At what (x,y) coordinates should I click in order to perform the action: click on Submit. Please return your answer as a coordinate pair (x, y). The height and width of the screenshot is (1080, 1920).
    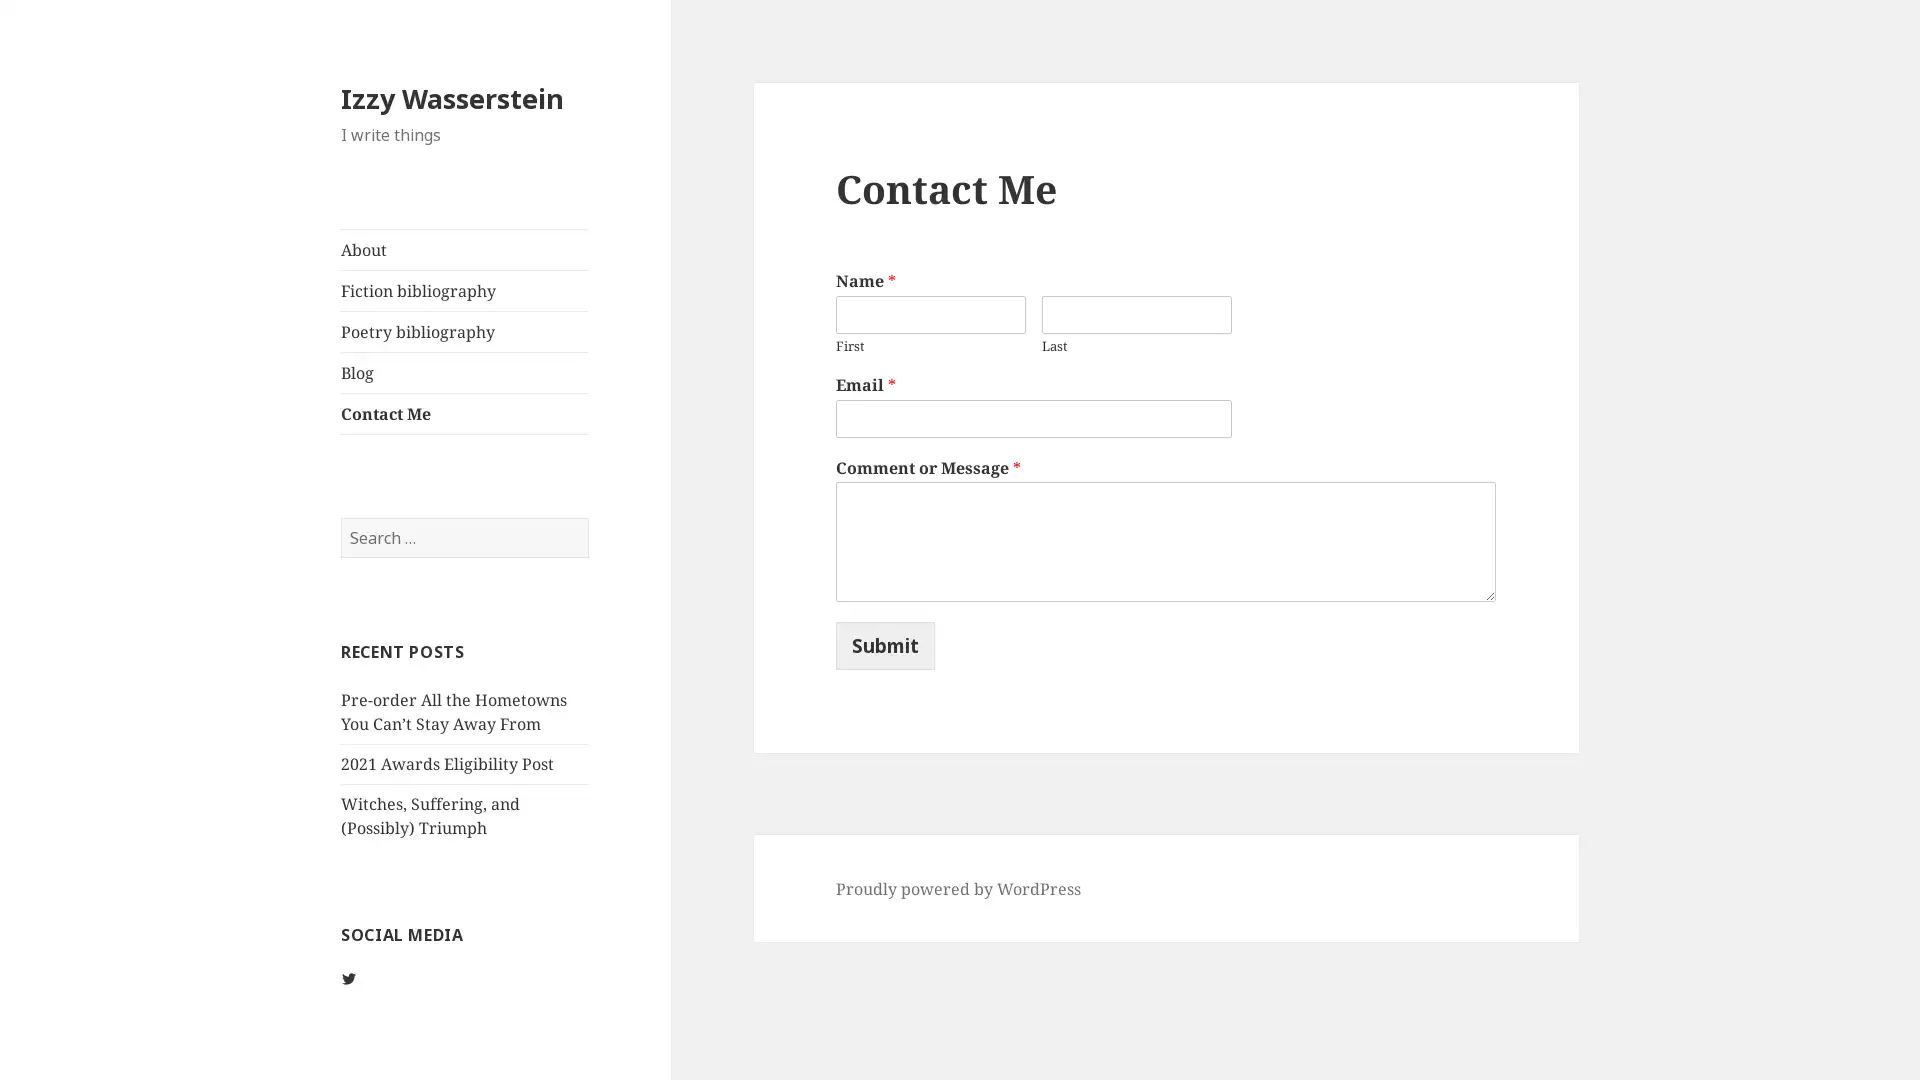
    Looking at the image, I should click on (884, 645).